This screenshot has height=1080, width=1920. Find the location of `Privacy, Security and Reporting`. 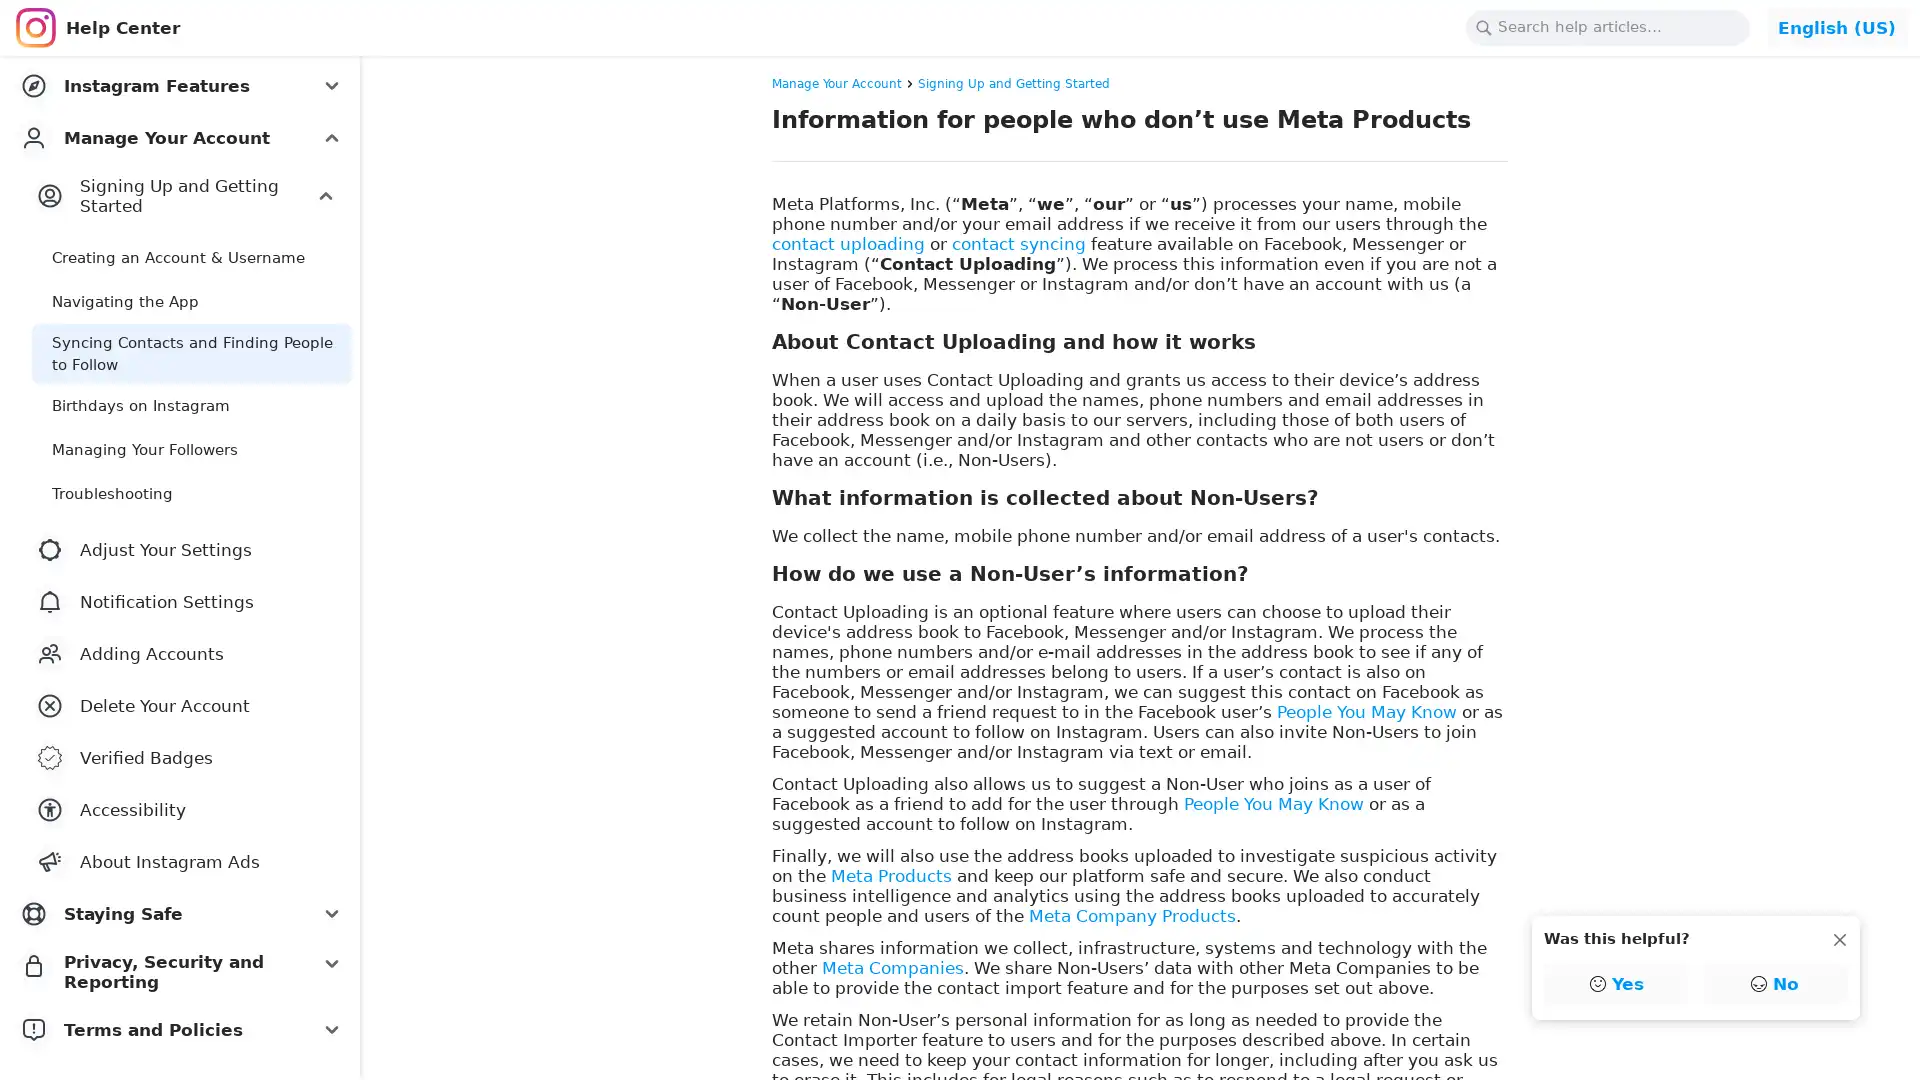

Privacy, Security and Reporting is located at coordinates (180, 970).